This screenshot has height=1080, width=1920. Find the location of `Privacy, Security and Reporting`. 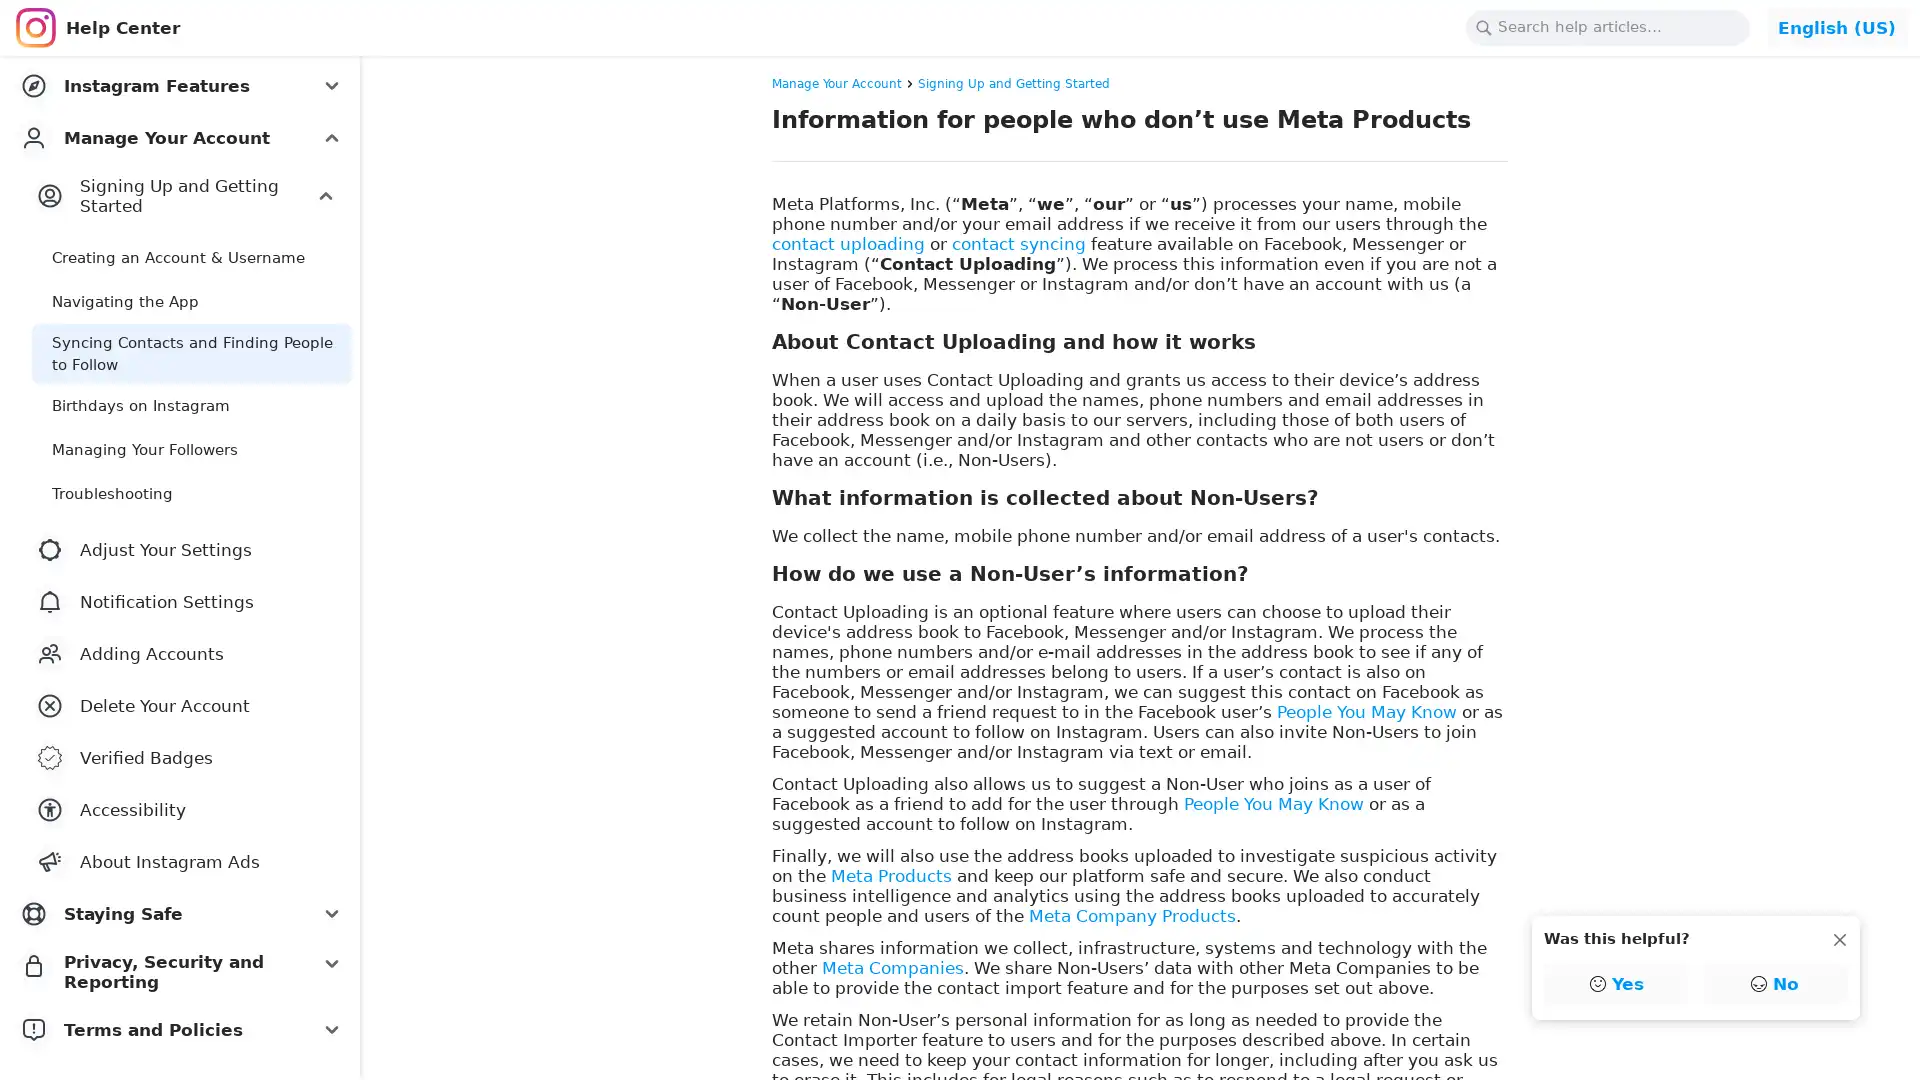

Privacy, Security and Reporting is located at coordinates (180, 970).